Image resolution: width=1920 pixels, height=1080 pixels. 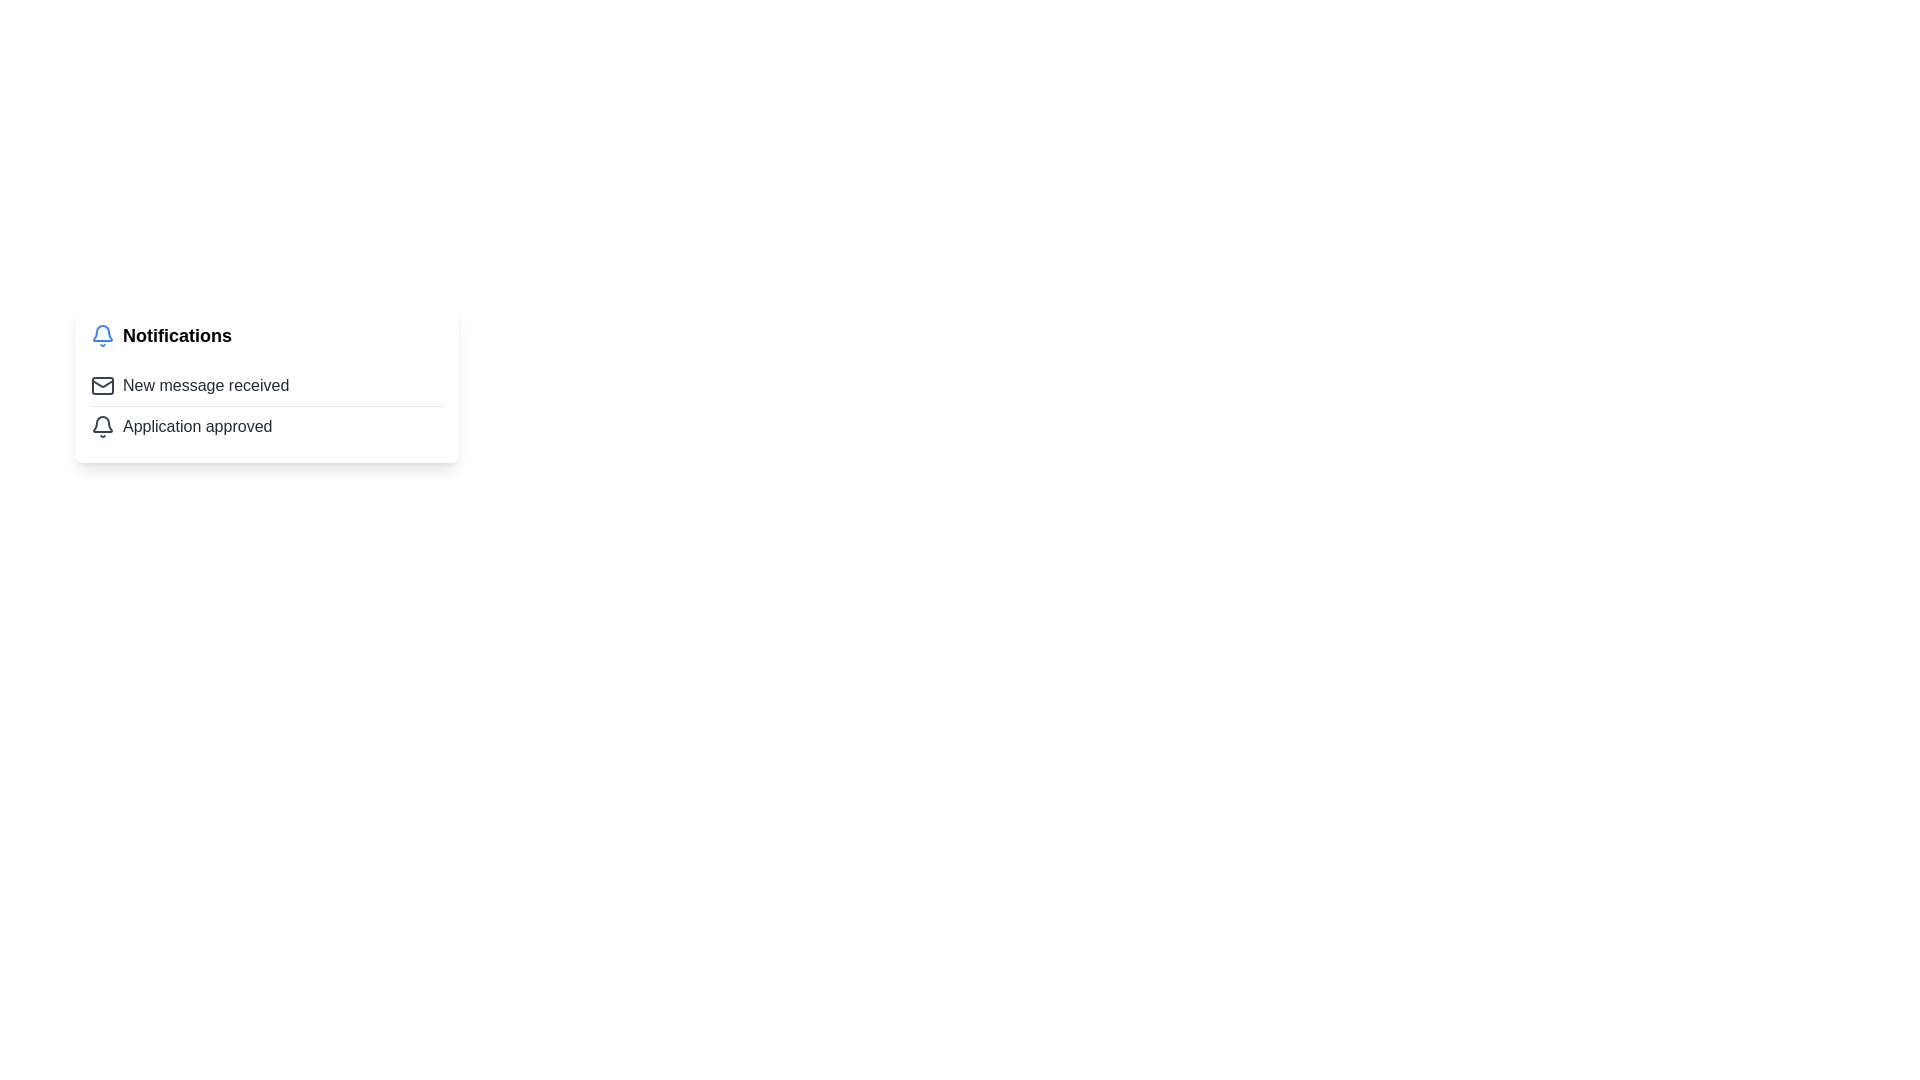 What do you see at coordinates (101, 334) in the screenshot?
I see `the visual state of the notification bell icon, which is styled in blue and positioned to the left of the 'Notifications' text in the notification header section` at bounding box center [101, 334].